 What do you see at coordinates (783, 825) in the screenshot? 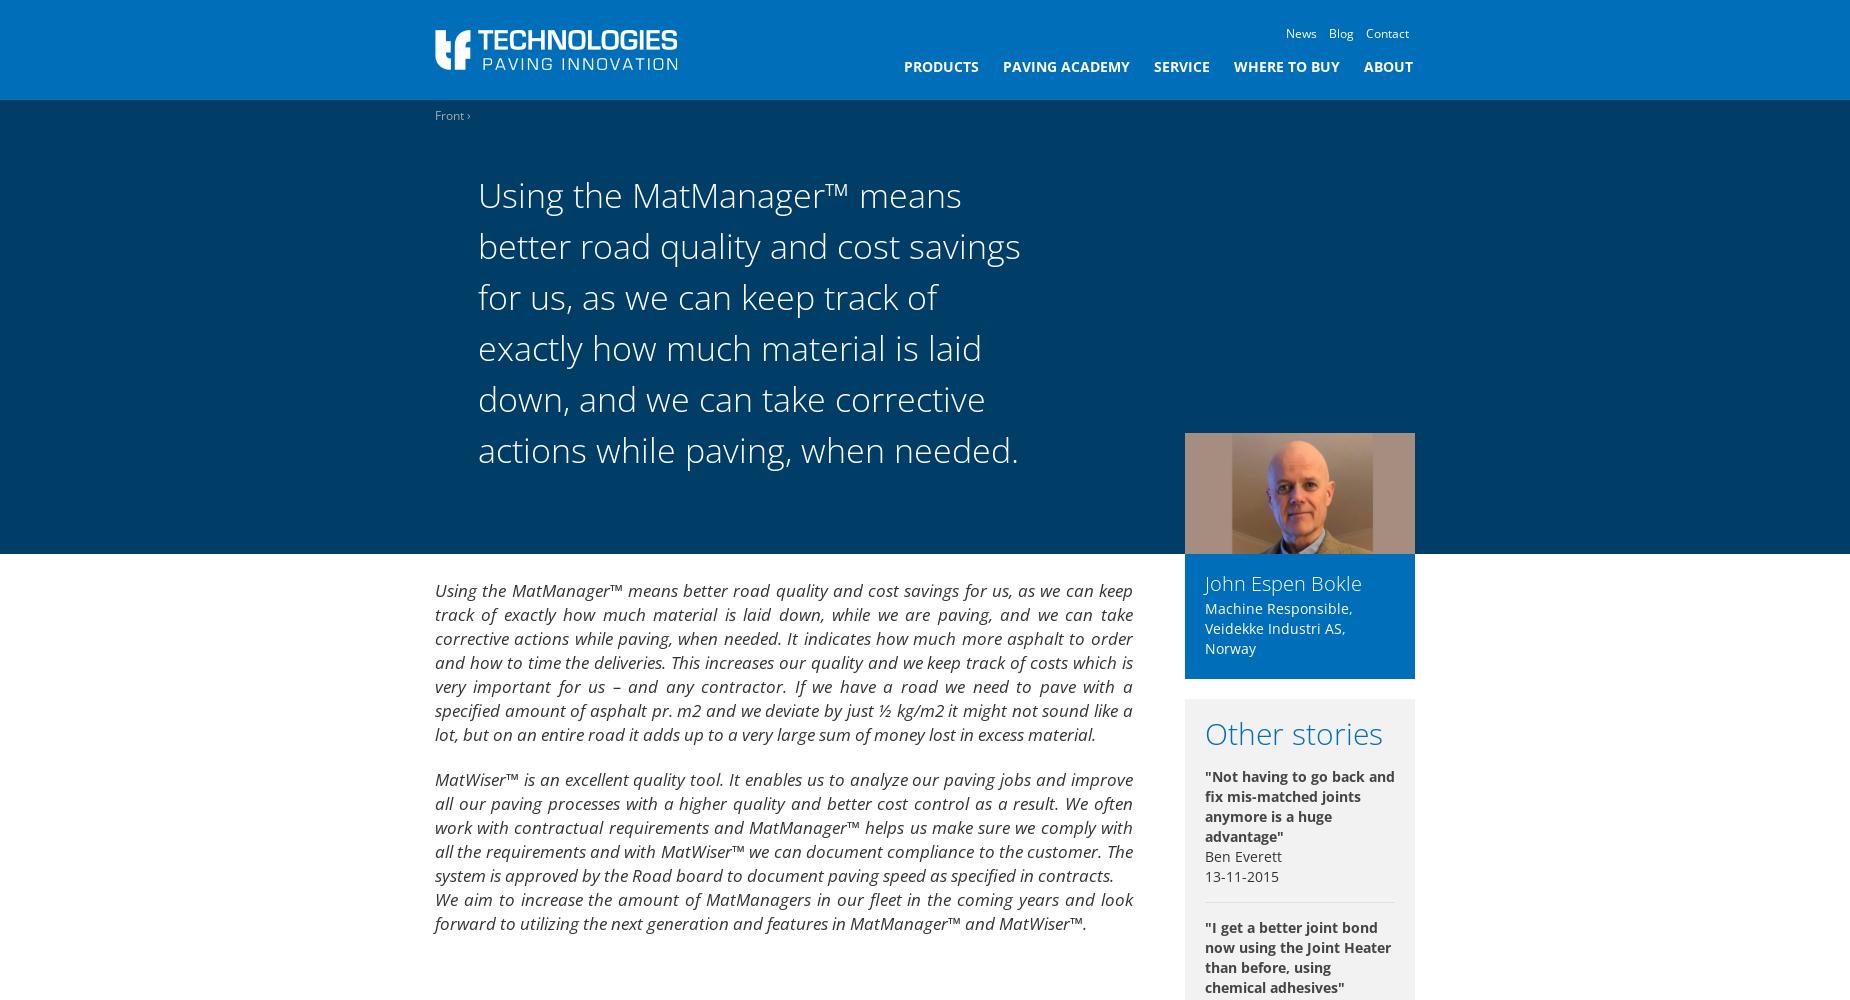
I see `'MatWiser™ is an excellent quality tool. It enables us to analyze our paving jobs and improve all our paving processes with a higher quality and better cost control as a result. We often work with contractual requirements and MatManager™ helps us make sure we comply with all the requirements and with MatWiser™ we can document compliance to the customer. The system is approved by the Road board to document paving speed as specified in contracts.'` at bounding box center [783, 825].